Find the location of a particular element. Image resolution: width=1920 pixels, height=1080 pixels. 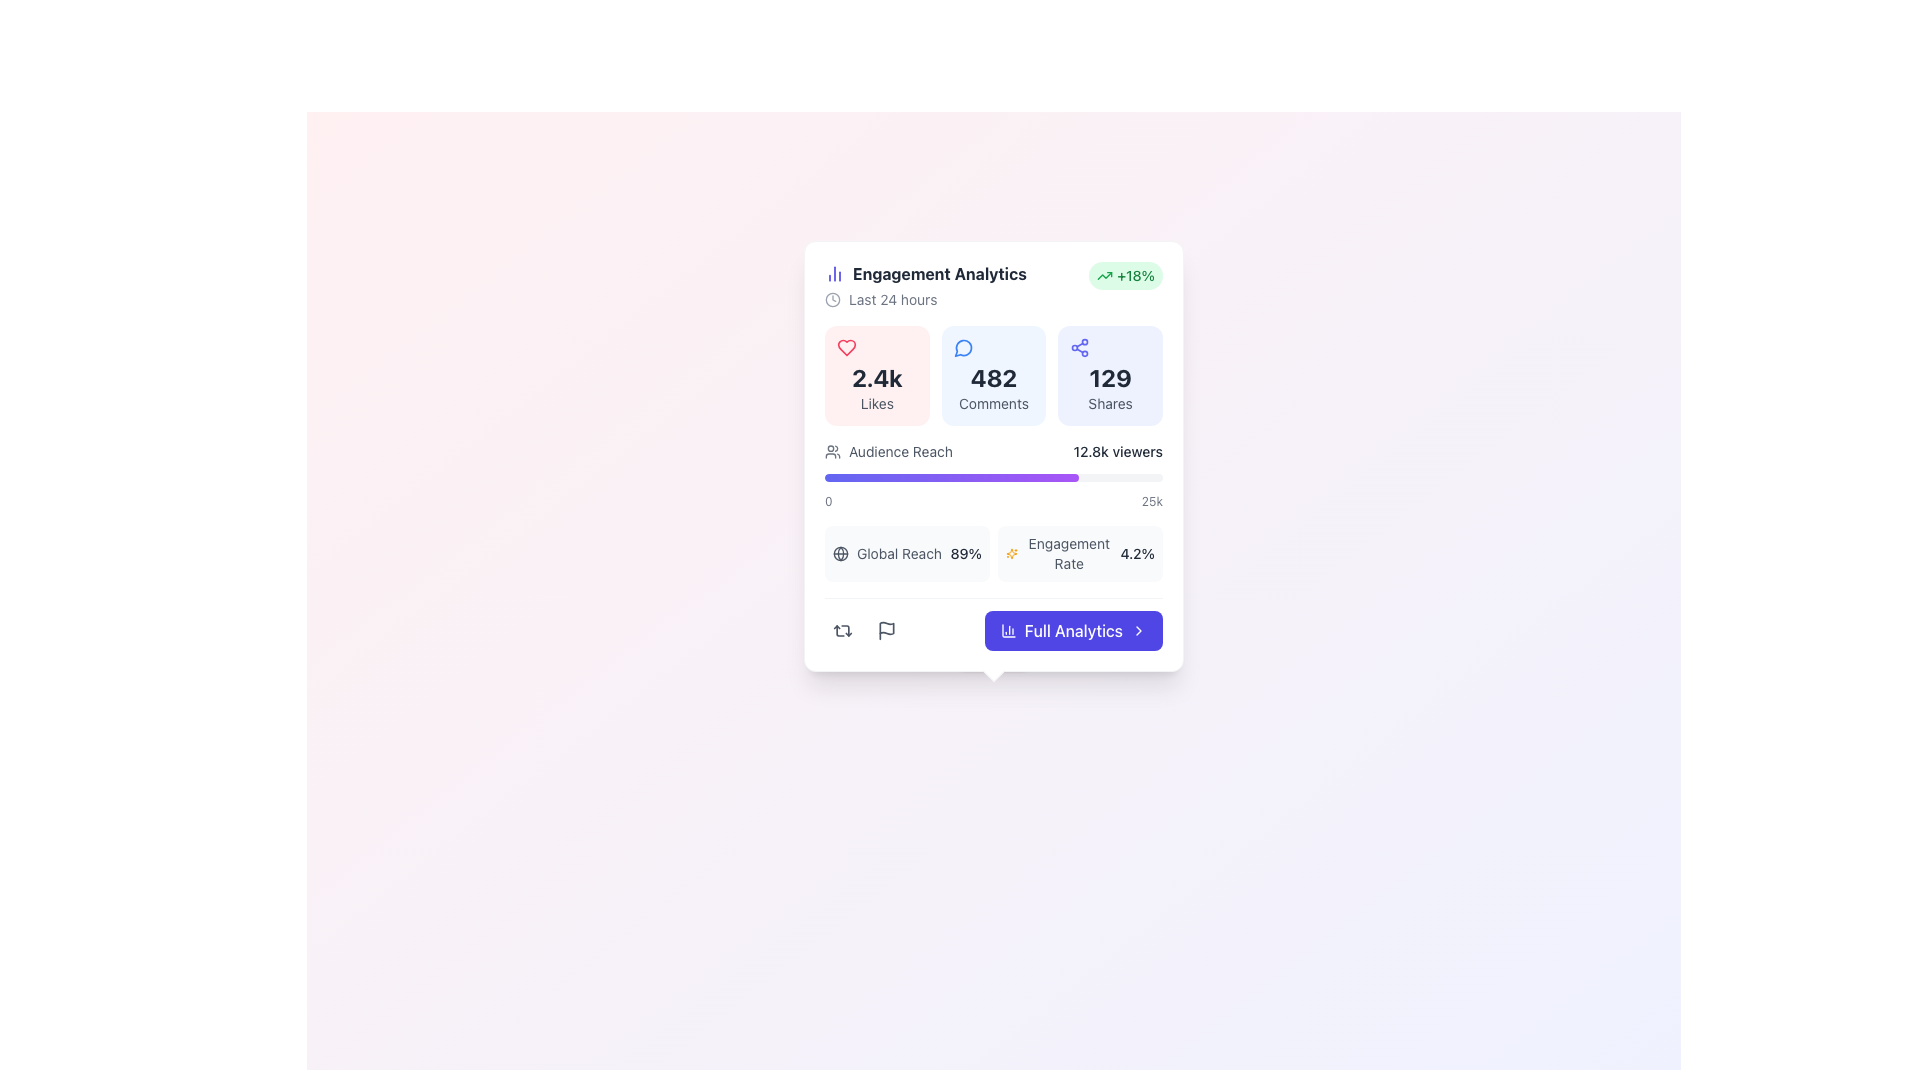

the icon depicting two human silhouettes located in the 'Audience Reach' section, which is styled in a simplistic, modern outline fashion with thin gray strokes is located at coordinates (833, 451).